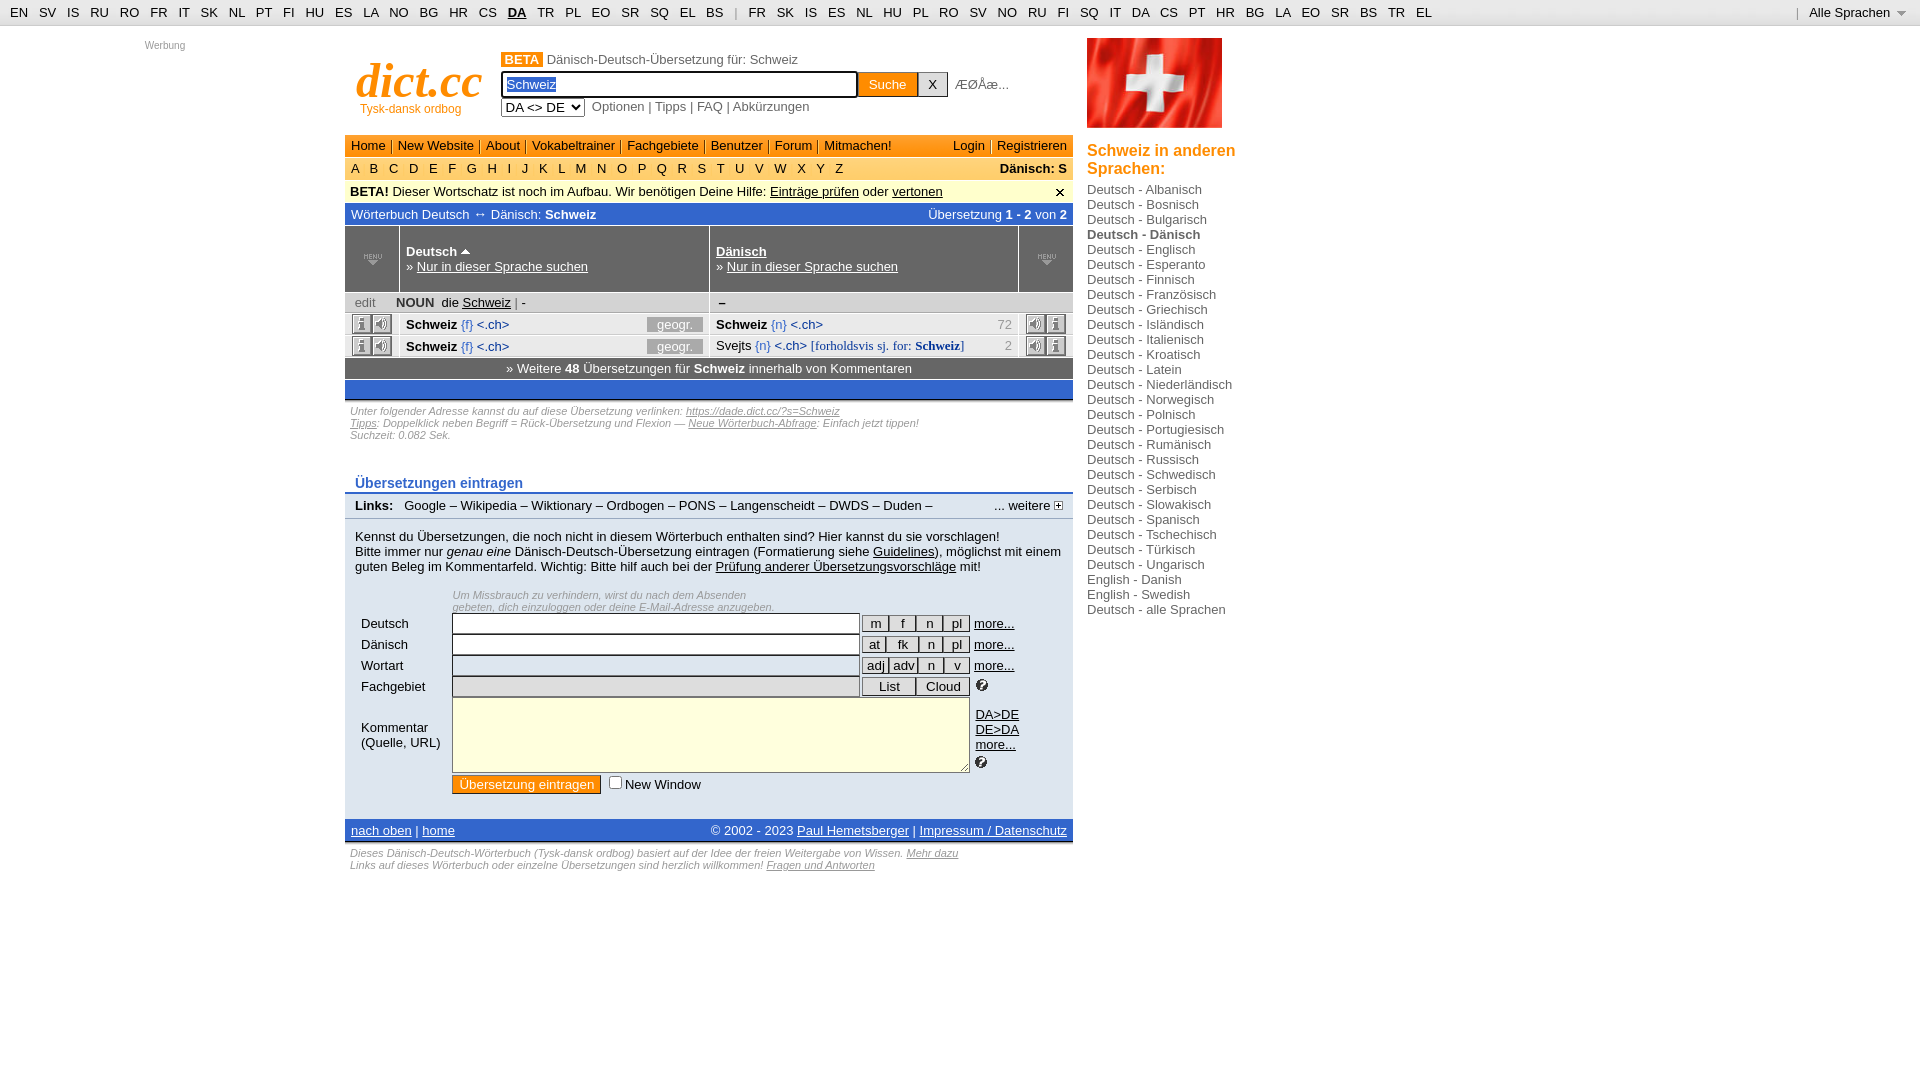 This screenshot has height=1080, width=1920. What do you see at coordinates (770, 167) in the screenshot?
I see `'W'` at bounding box center [770, 167].